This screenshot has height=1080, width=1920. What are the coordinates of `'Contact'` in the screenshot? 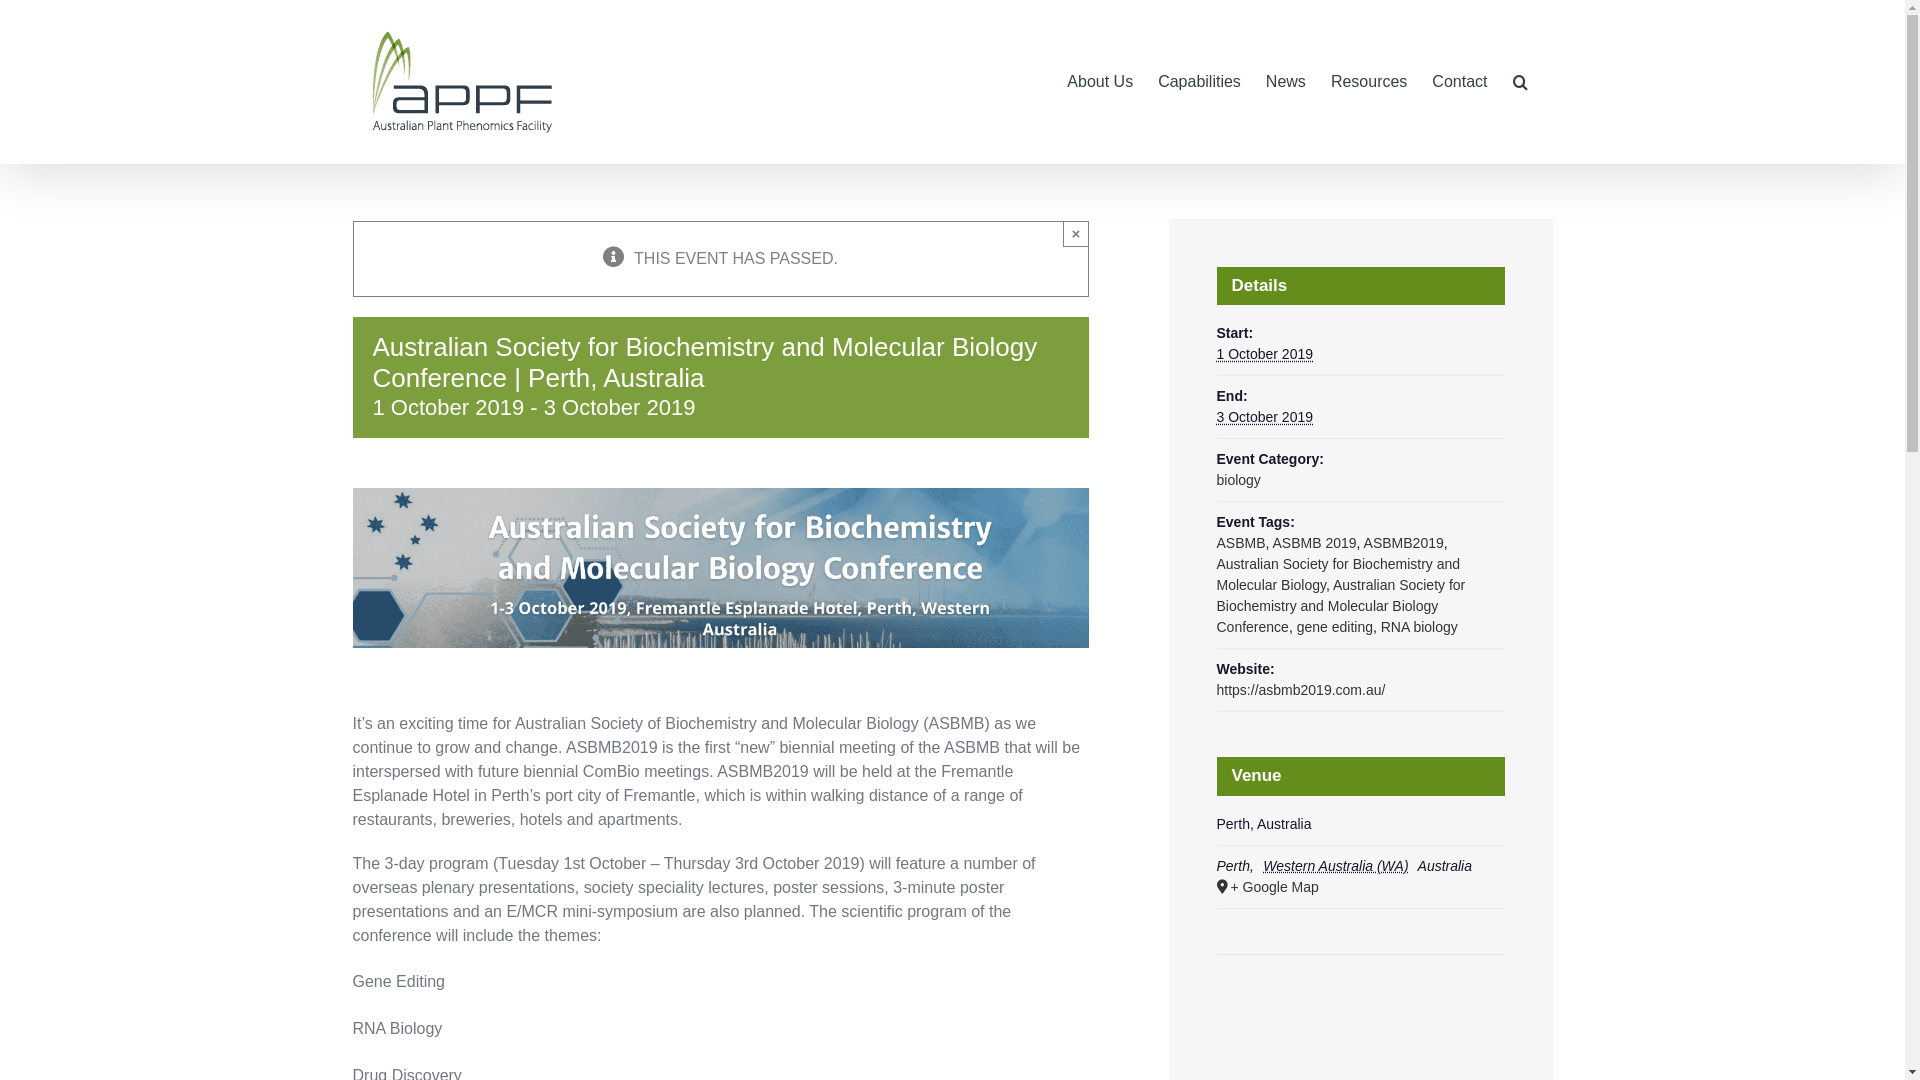 It's located at (1459, 80).